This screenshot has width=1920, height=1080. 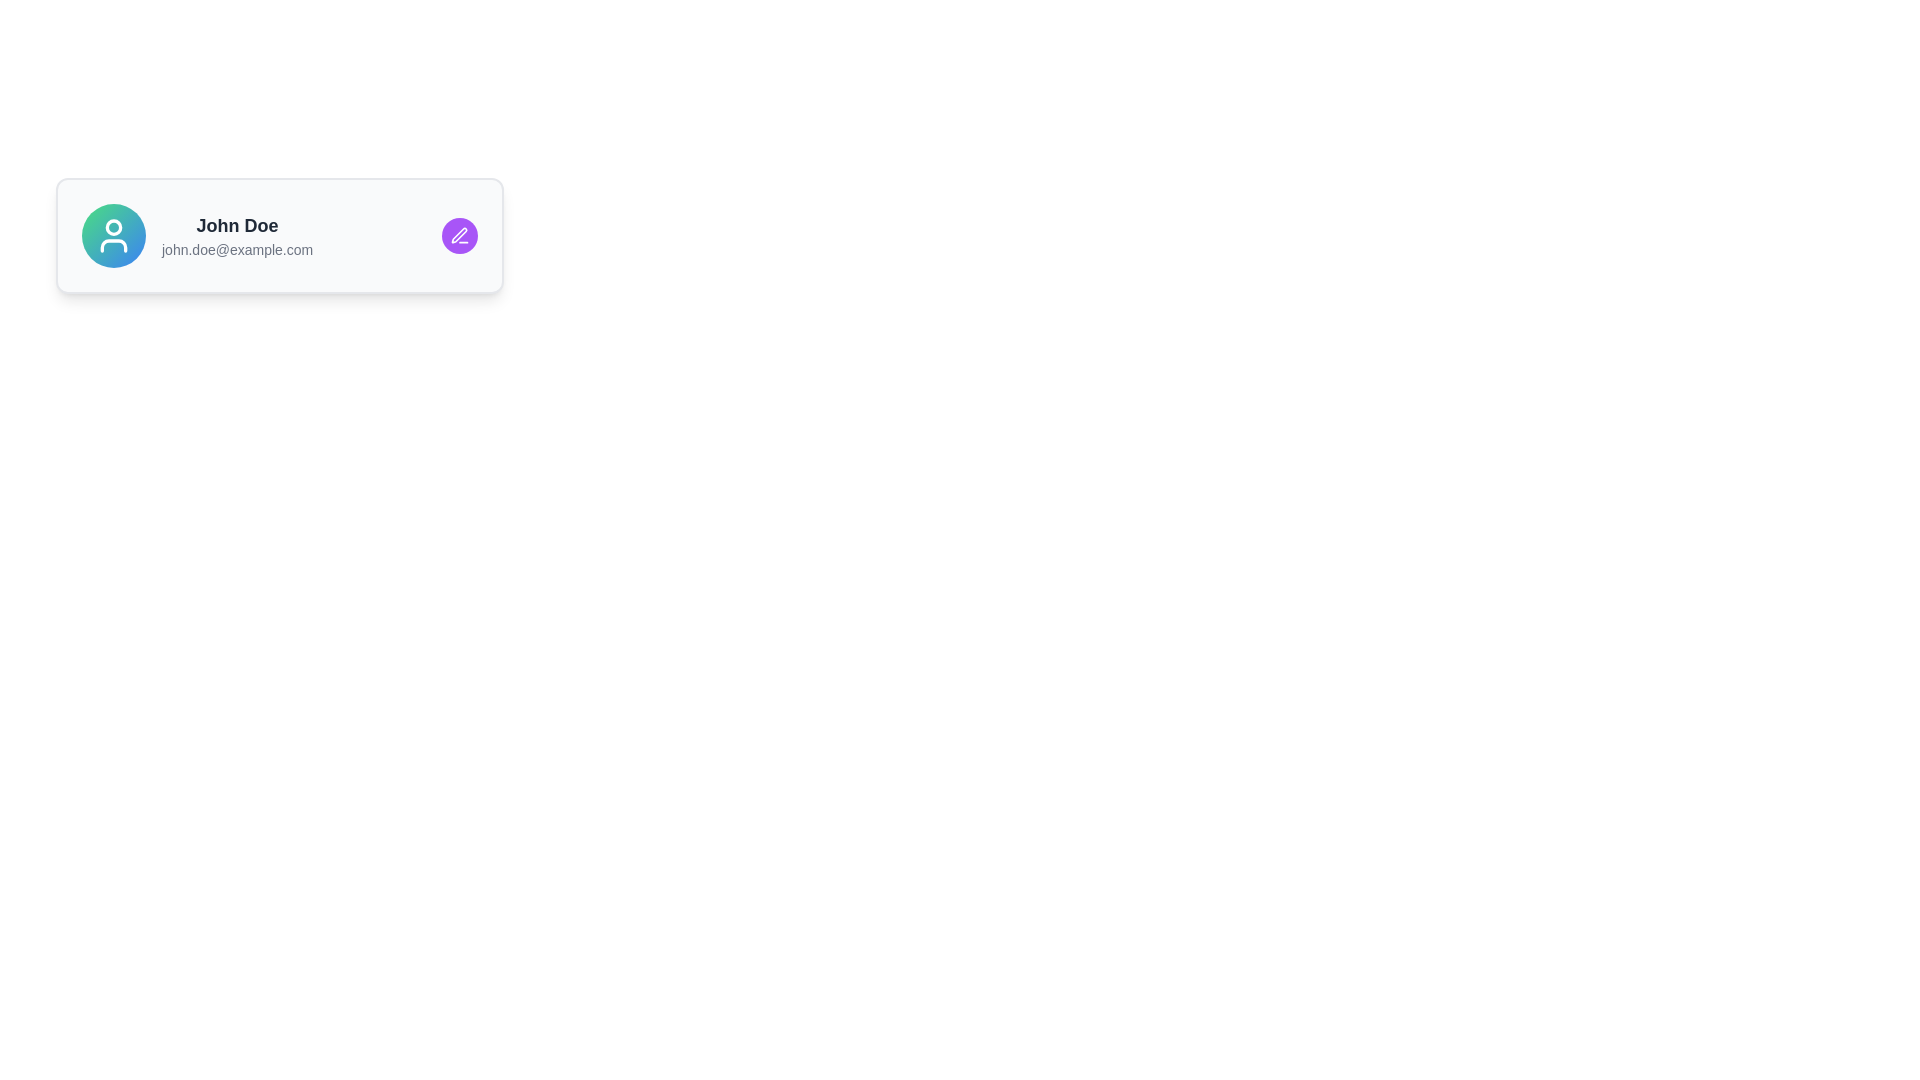 I want to click on the edit action icon within the round purple button located at the far right of the user information card, so click(x=459, y=234).